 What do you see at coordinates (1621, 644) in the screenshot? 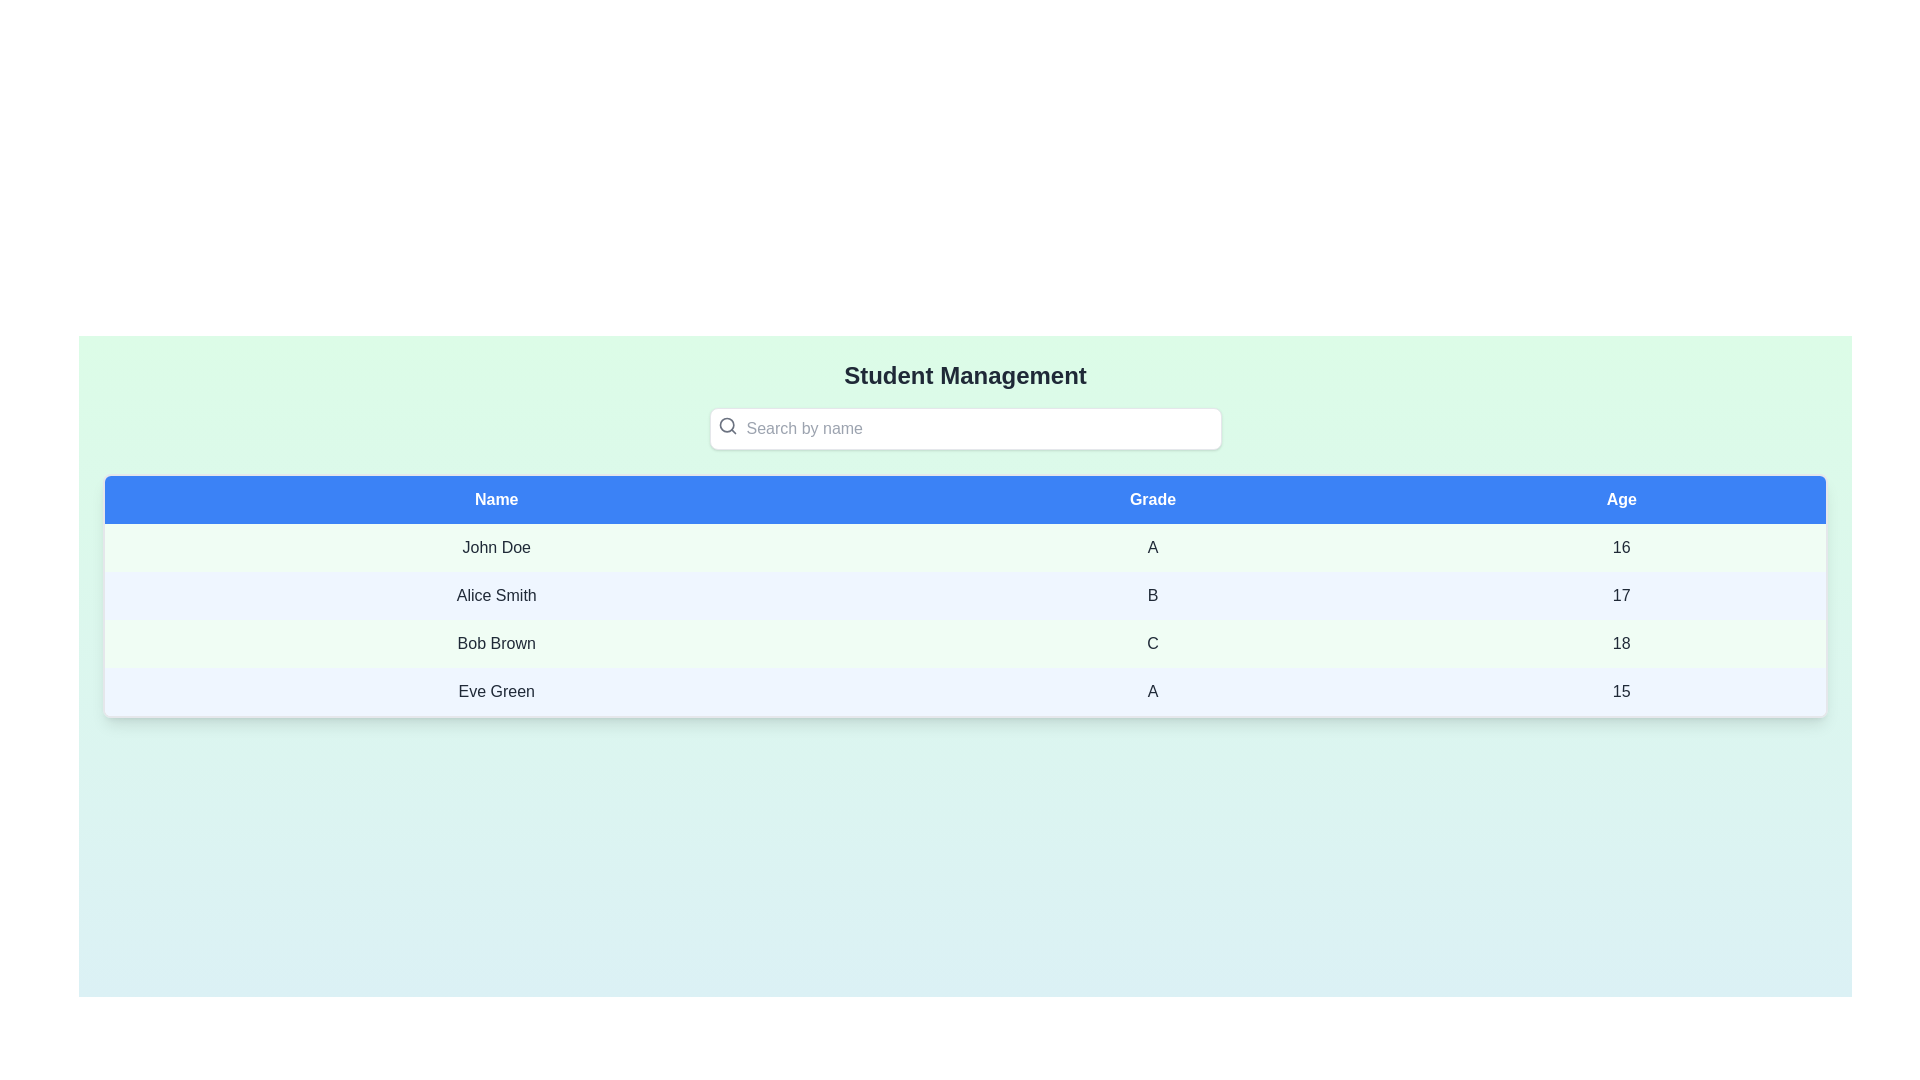
I see `the text element displaying the number '18' located in the 'Age' column of the table for the row labeled 'Bob Brown'` at bounding box center [1621, 644].